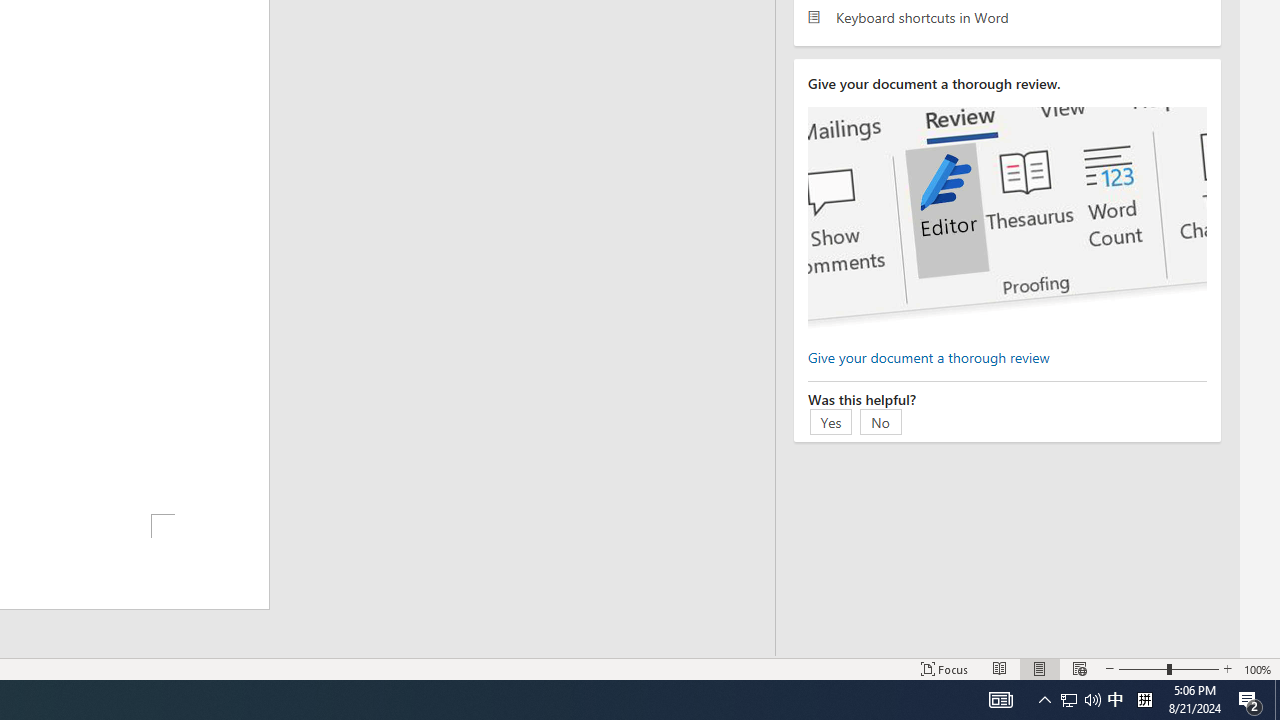 This screenshot has width=1280, height=720. Describe the element at coordinates (831, 420) in the screenshot. I see `'Yes'` at that location.